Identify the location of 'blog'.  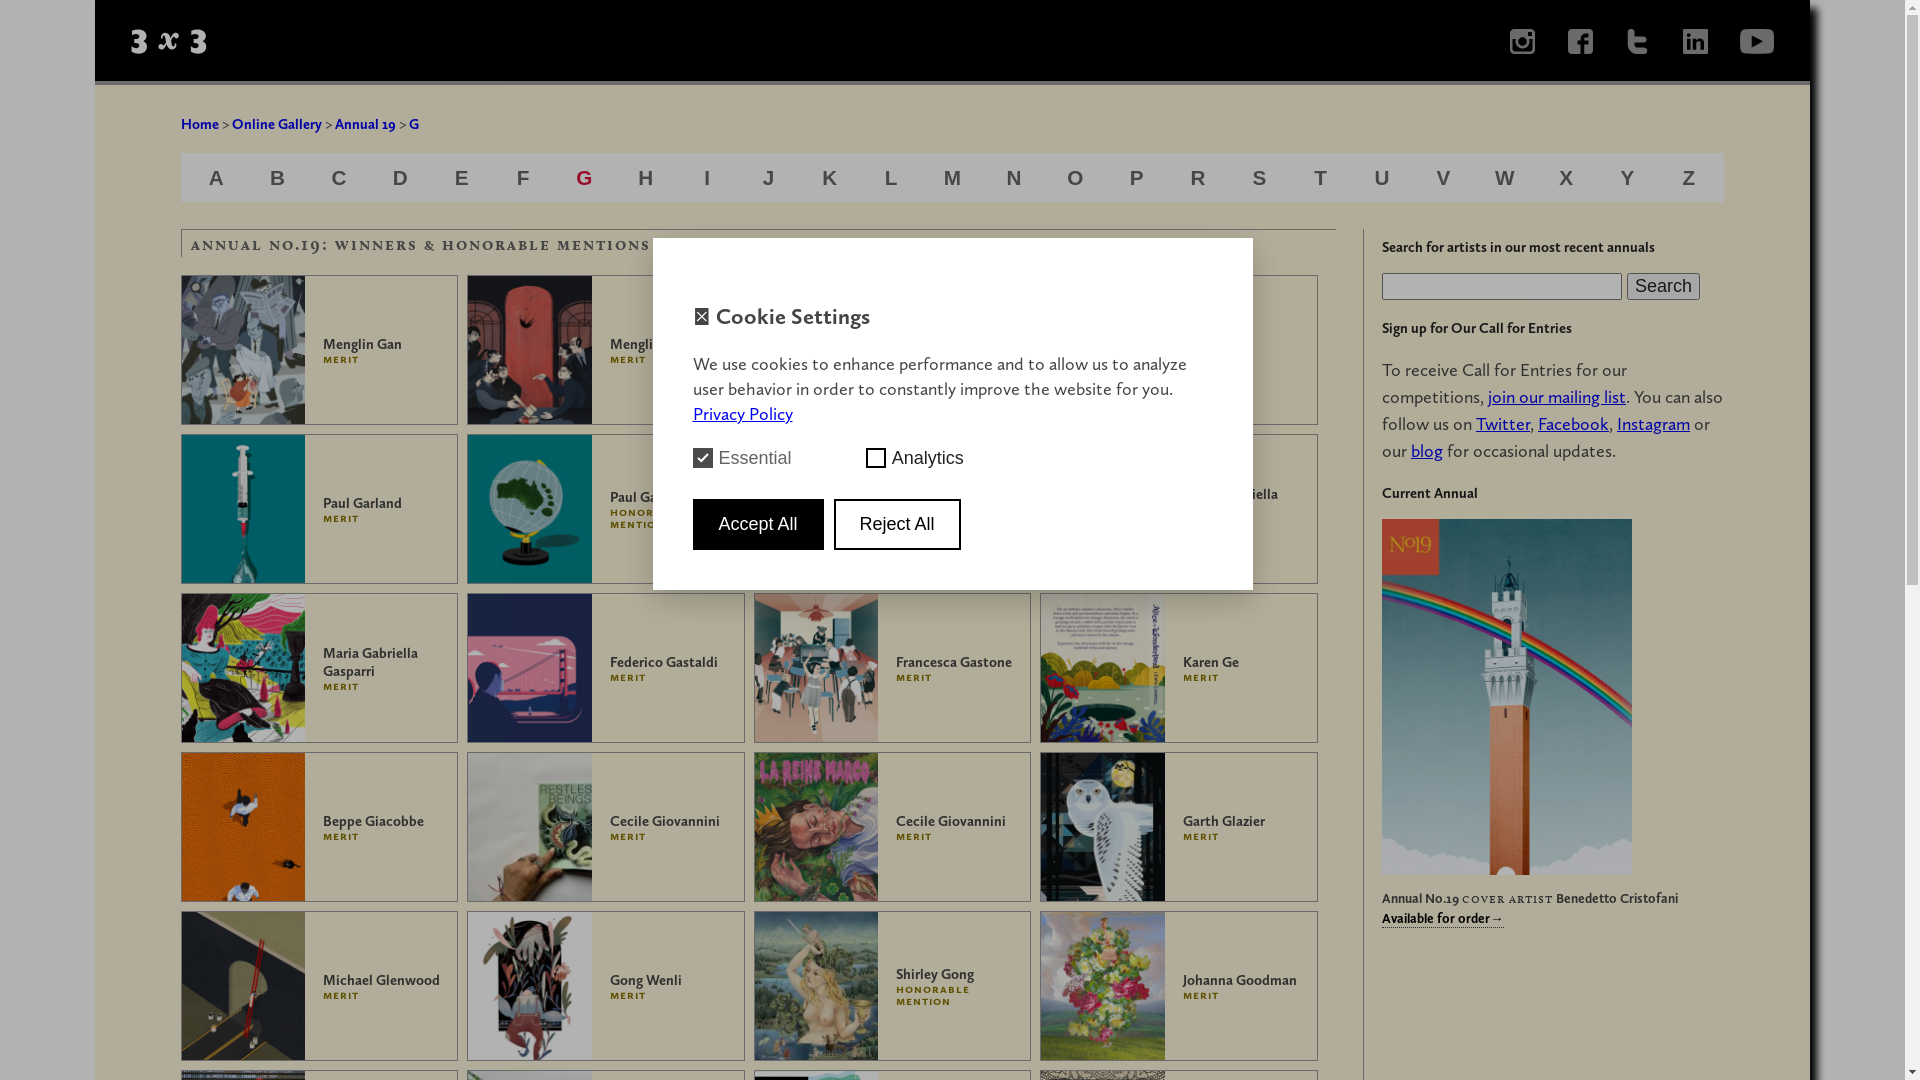
(1425, 451).